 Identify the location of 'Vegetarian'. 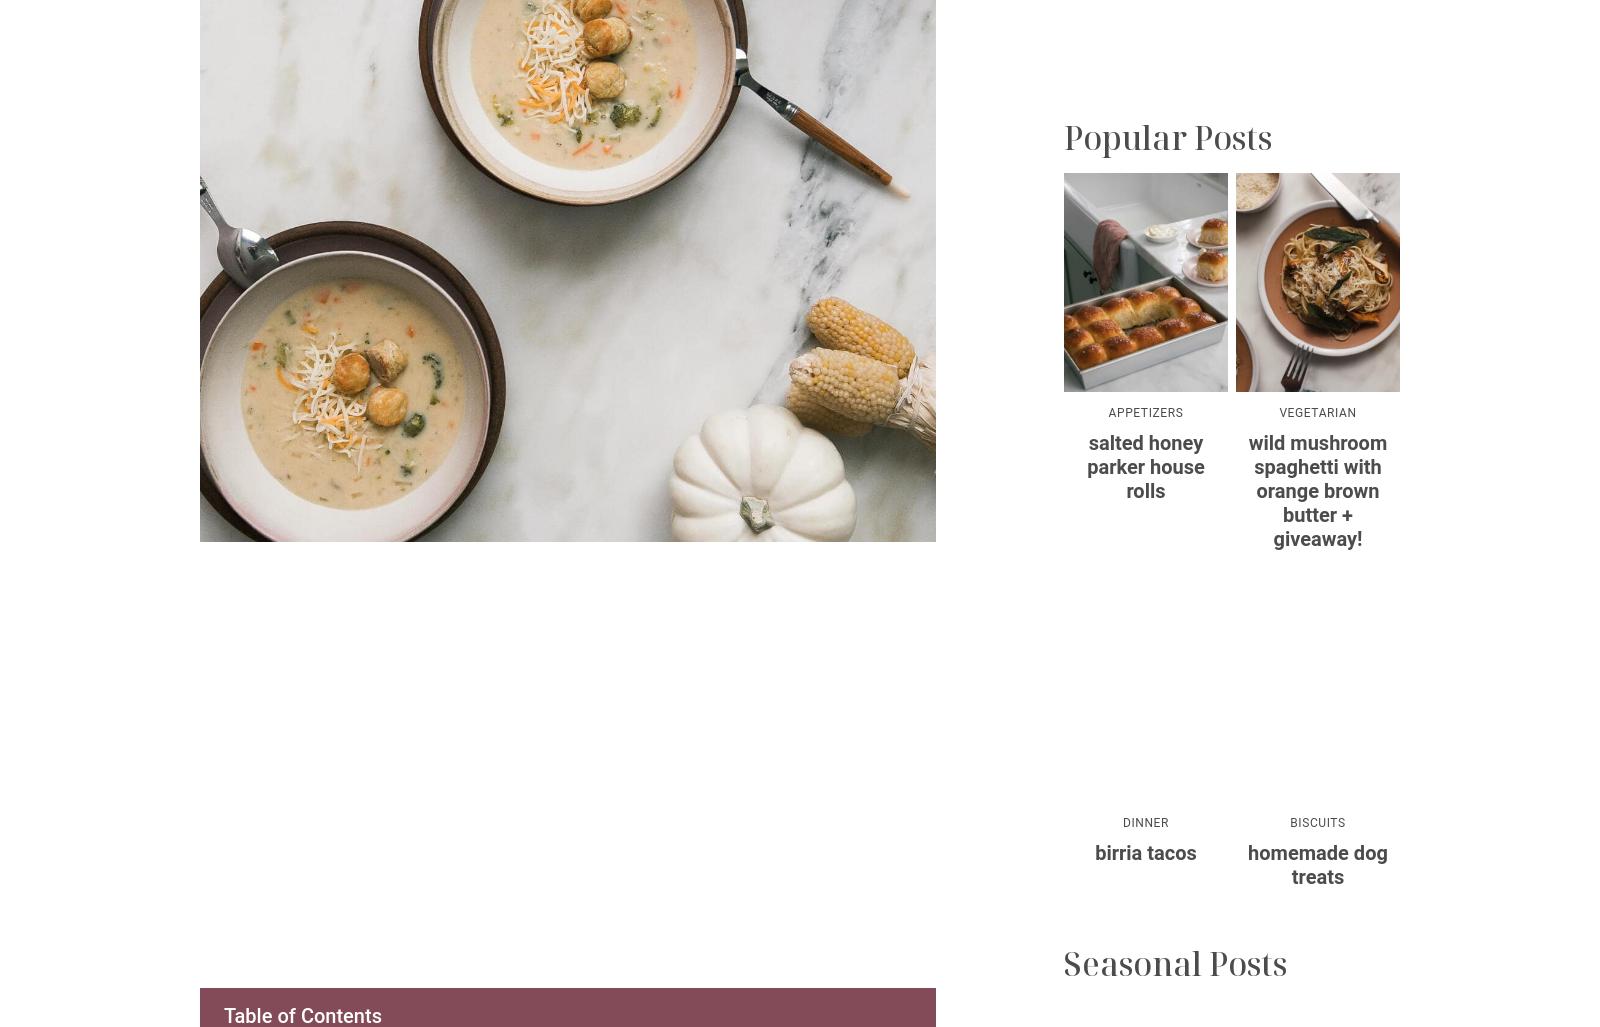
(1316, 411).